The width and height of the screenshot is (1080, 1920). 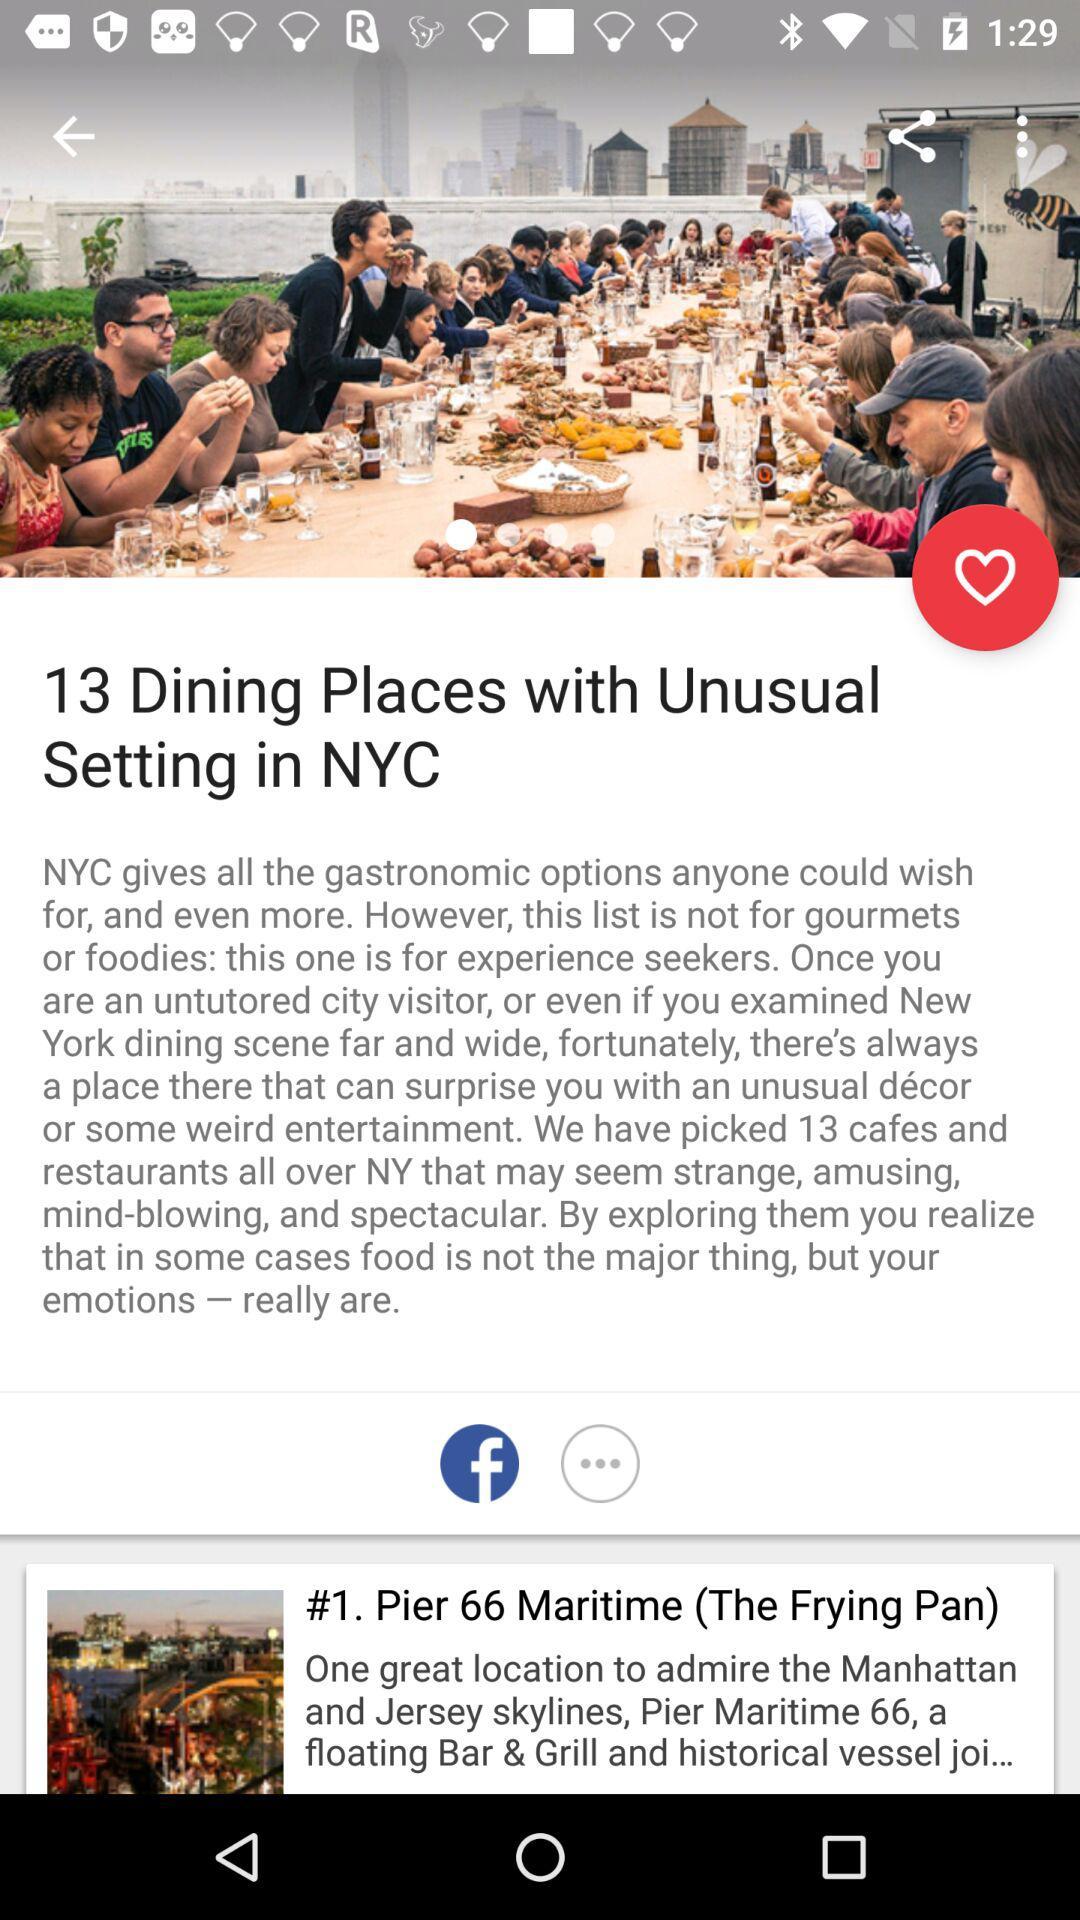 I want to click on mark as favorite, so click(x=984, y=576).